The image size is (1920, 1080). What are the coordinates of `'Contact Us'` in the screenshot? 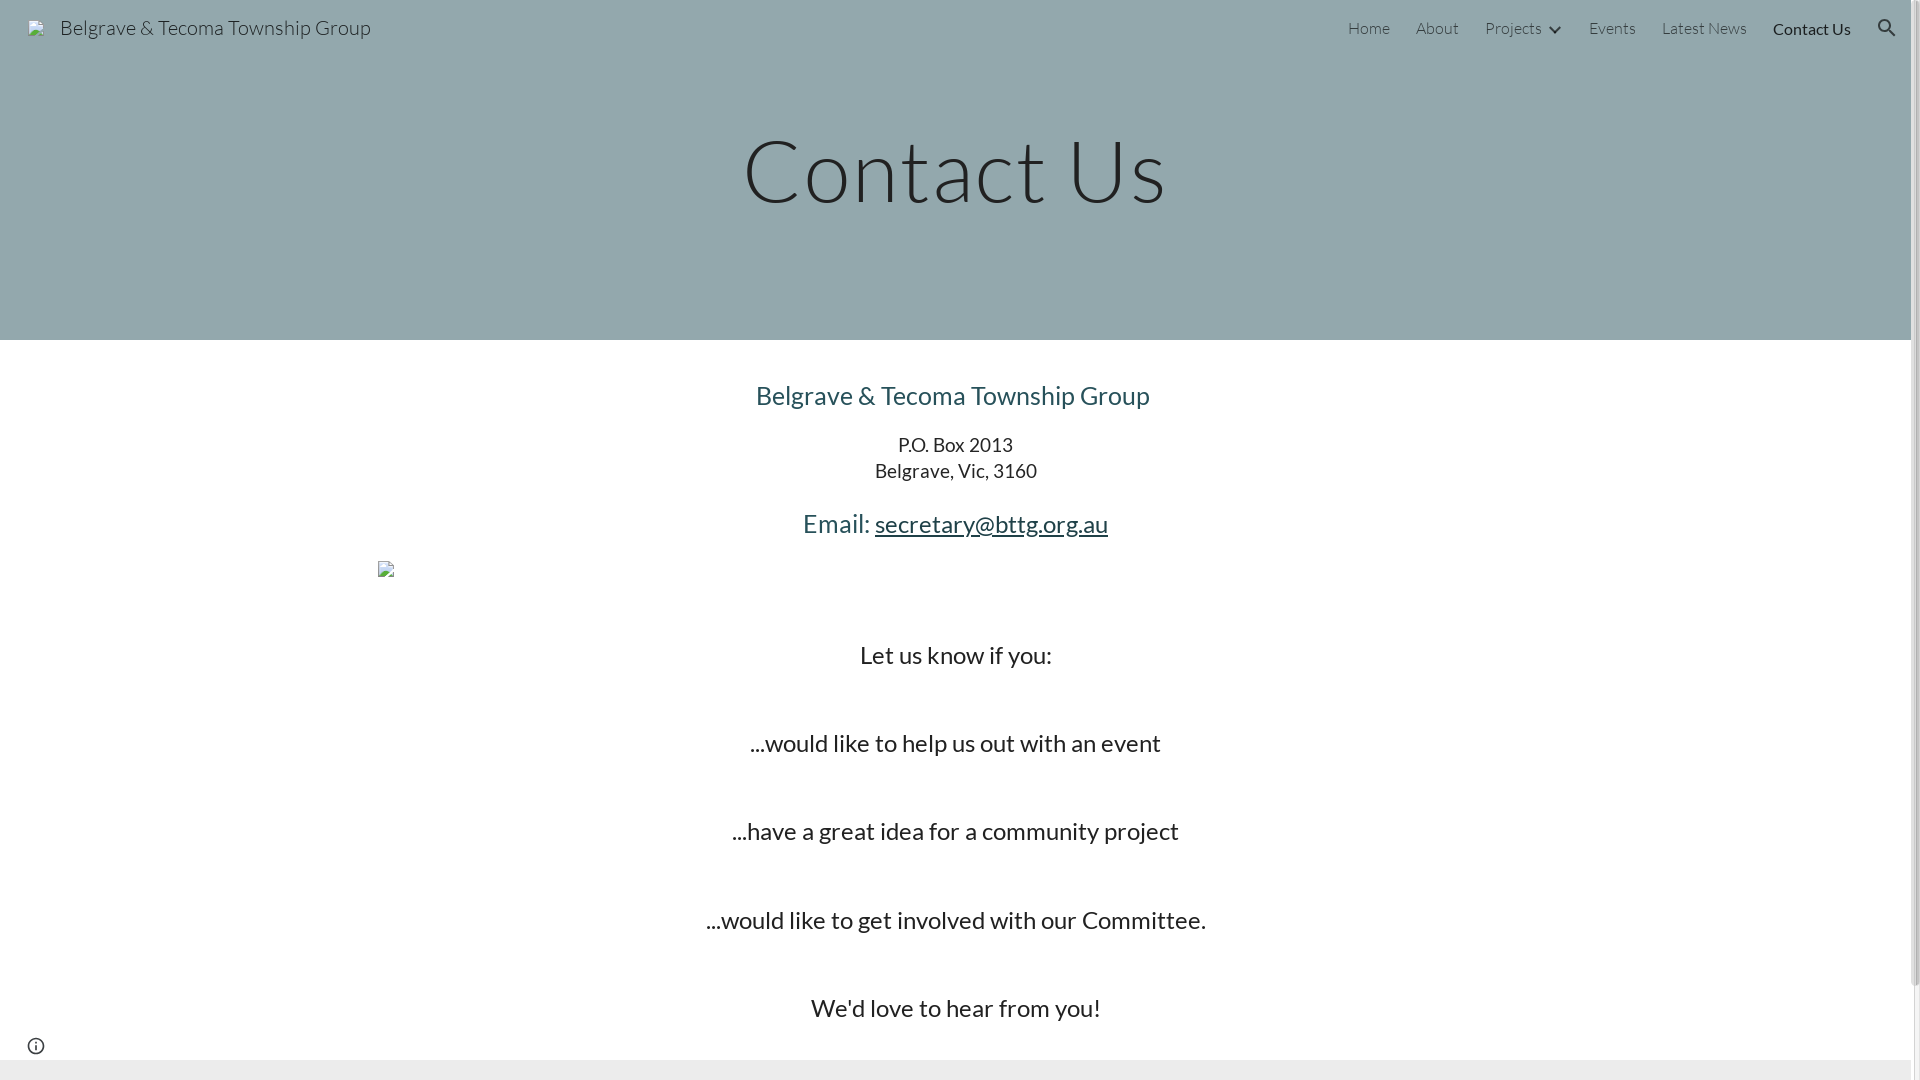 It's located at (1812, 27).